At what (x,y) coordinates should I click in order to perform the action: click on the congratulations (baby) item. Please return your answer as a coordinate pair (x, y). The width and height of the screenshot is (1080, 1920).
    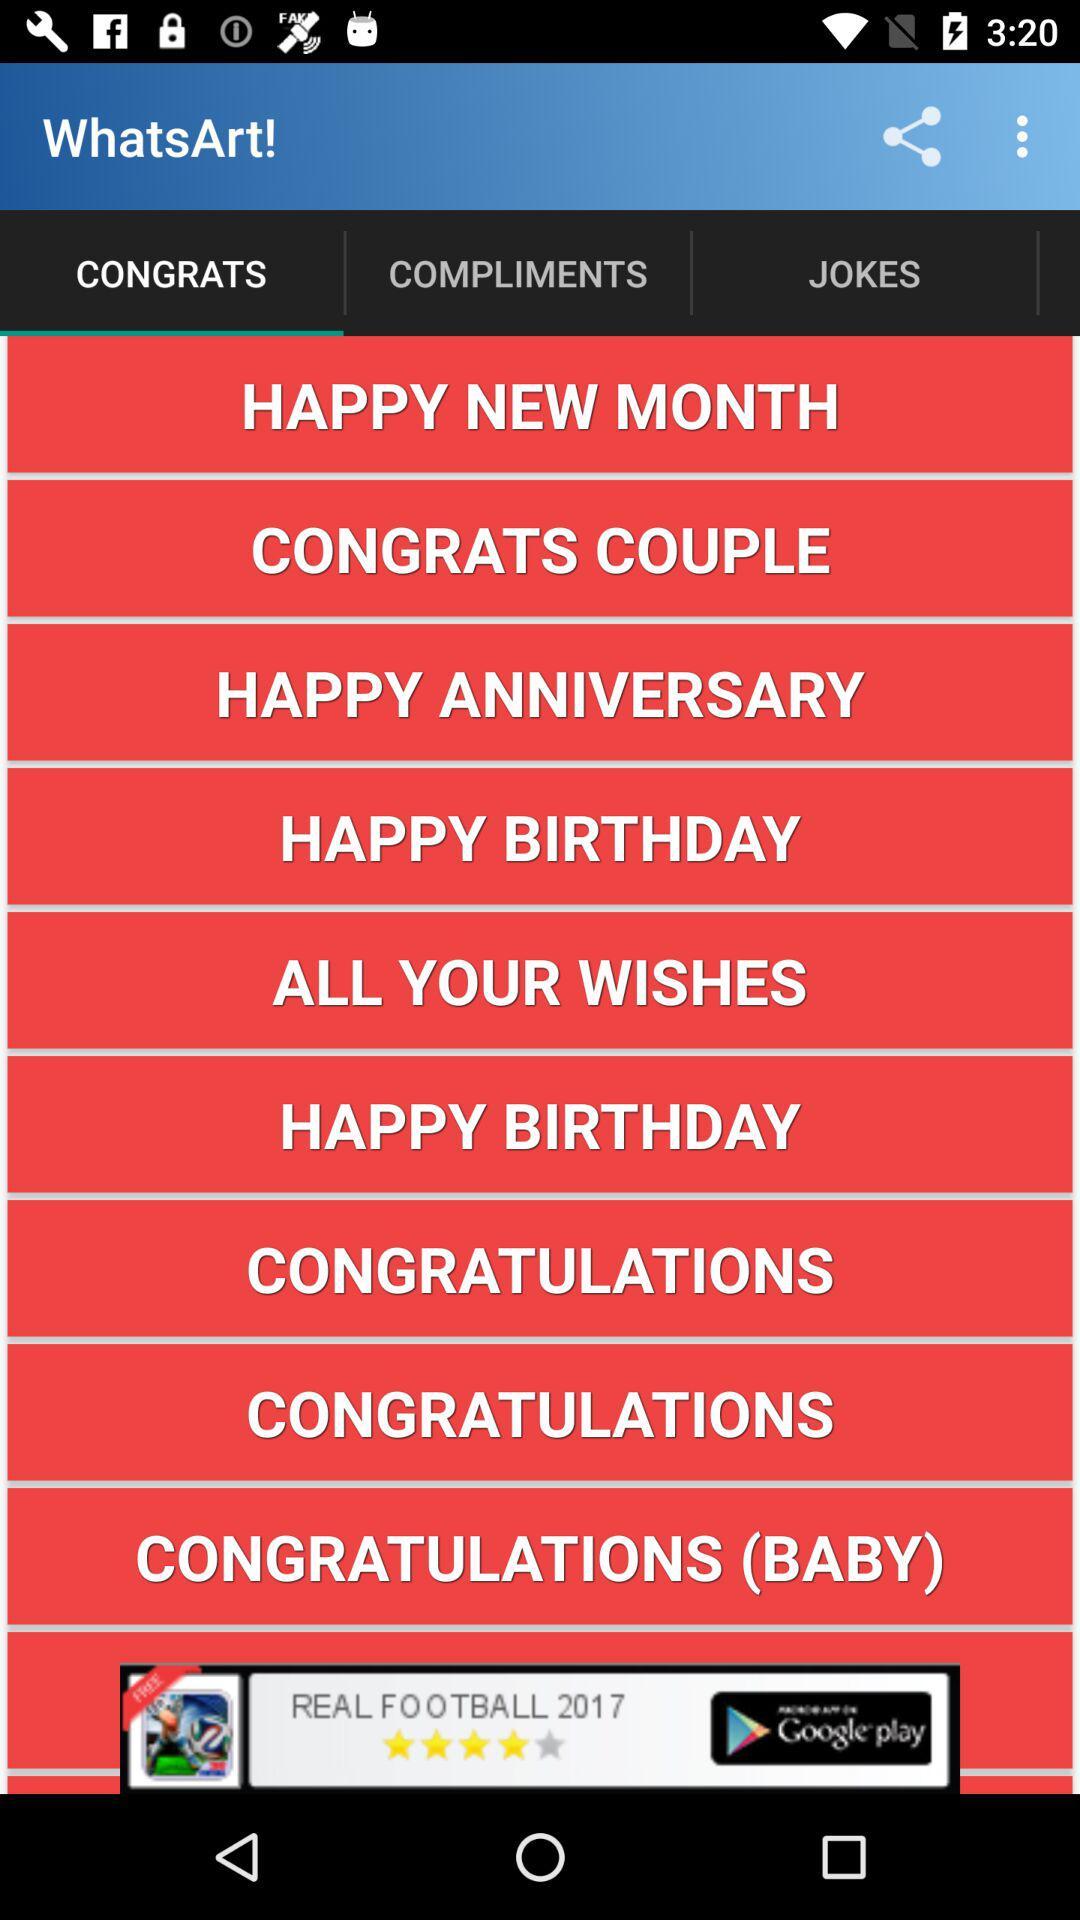
    Looking at the image, I should click on (540, 1555).